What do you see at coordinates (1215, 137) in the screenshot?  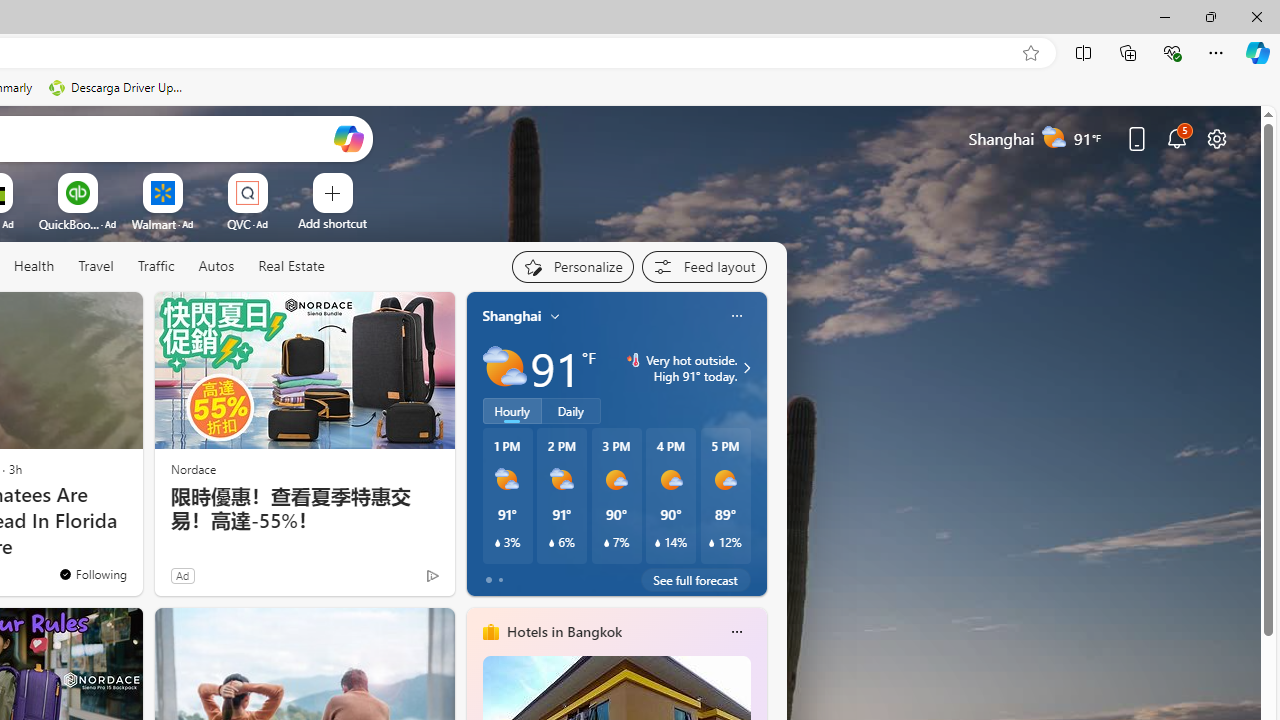 I see `'Page settings'` at bounding box center [1215, 137].